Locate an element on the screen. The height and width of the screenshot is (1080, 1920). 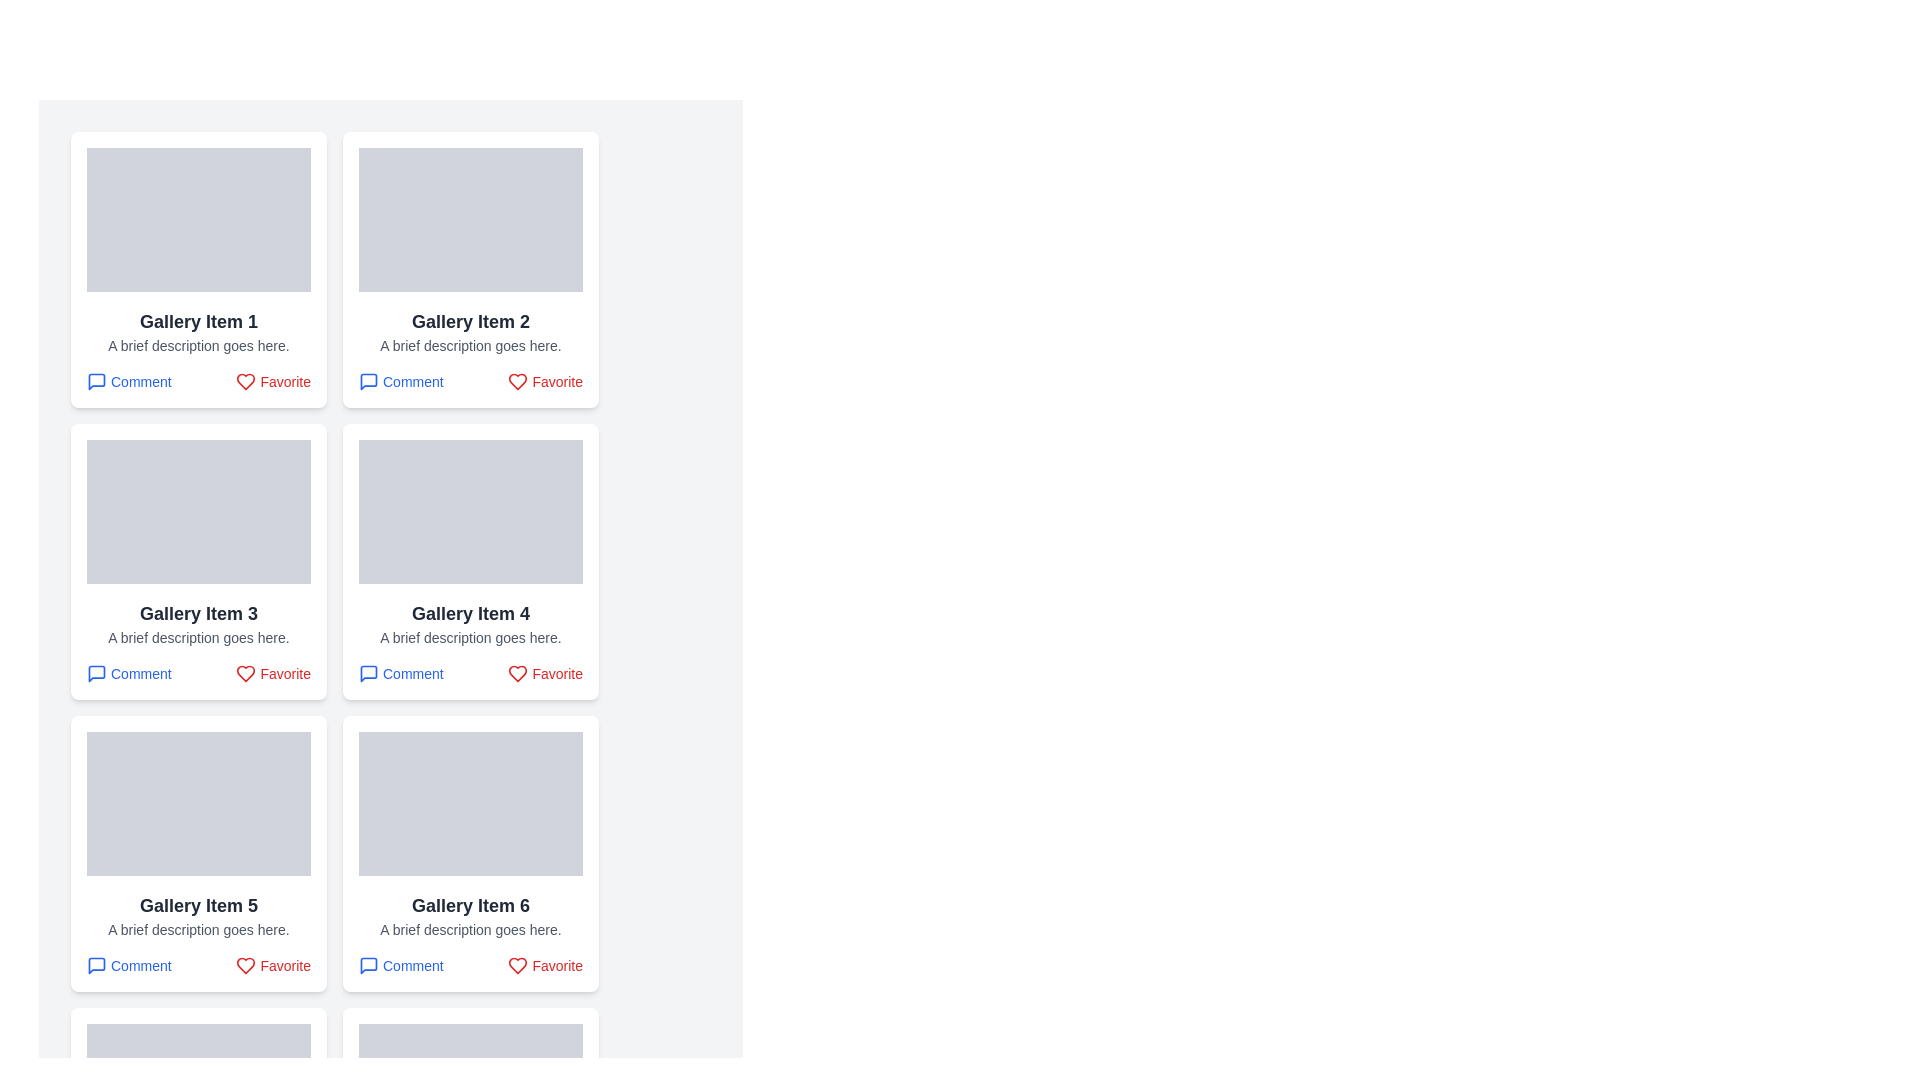
the favorite button located at the bottom-right of the card for 'Gallery Item 3' is located at coordinates (272, 674).